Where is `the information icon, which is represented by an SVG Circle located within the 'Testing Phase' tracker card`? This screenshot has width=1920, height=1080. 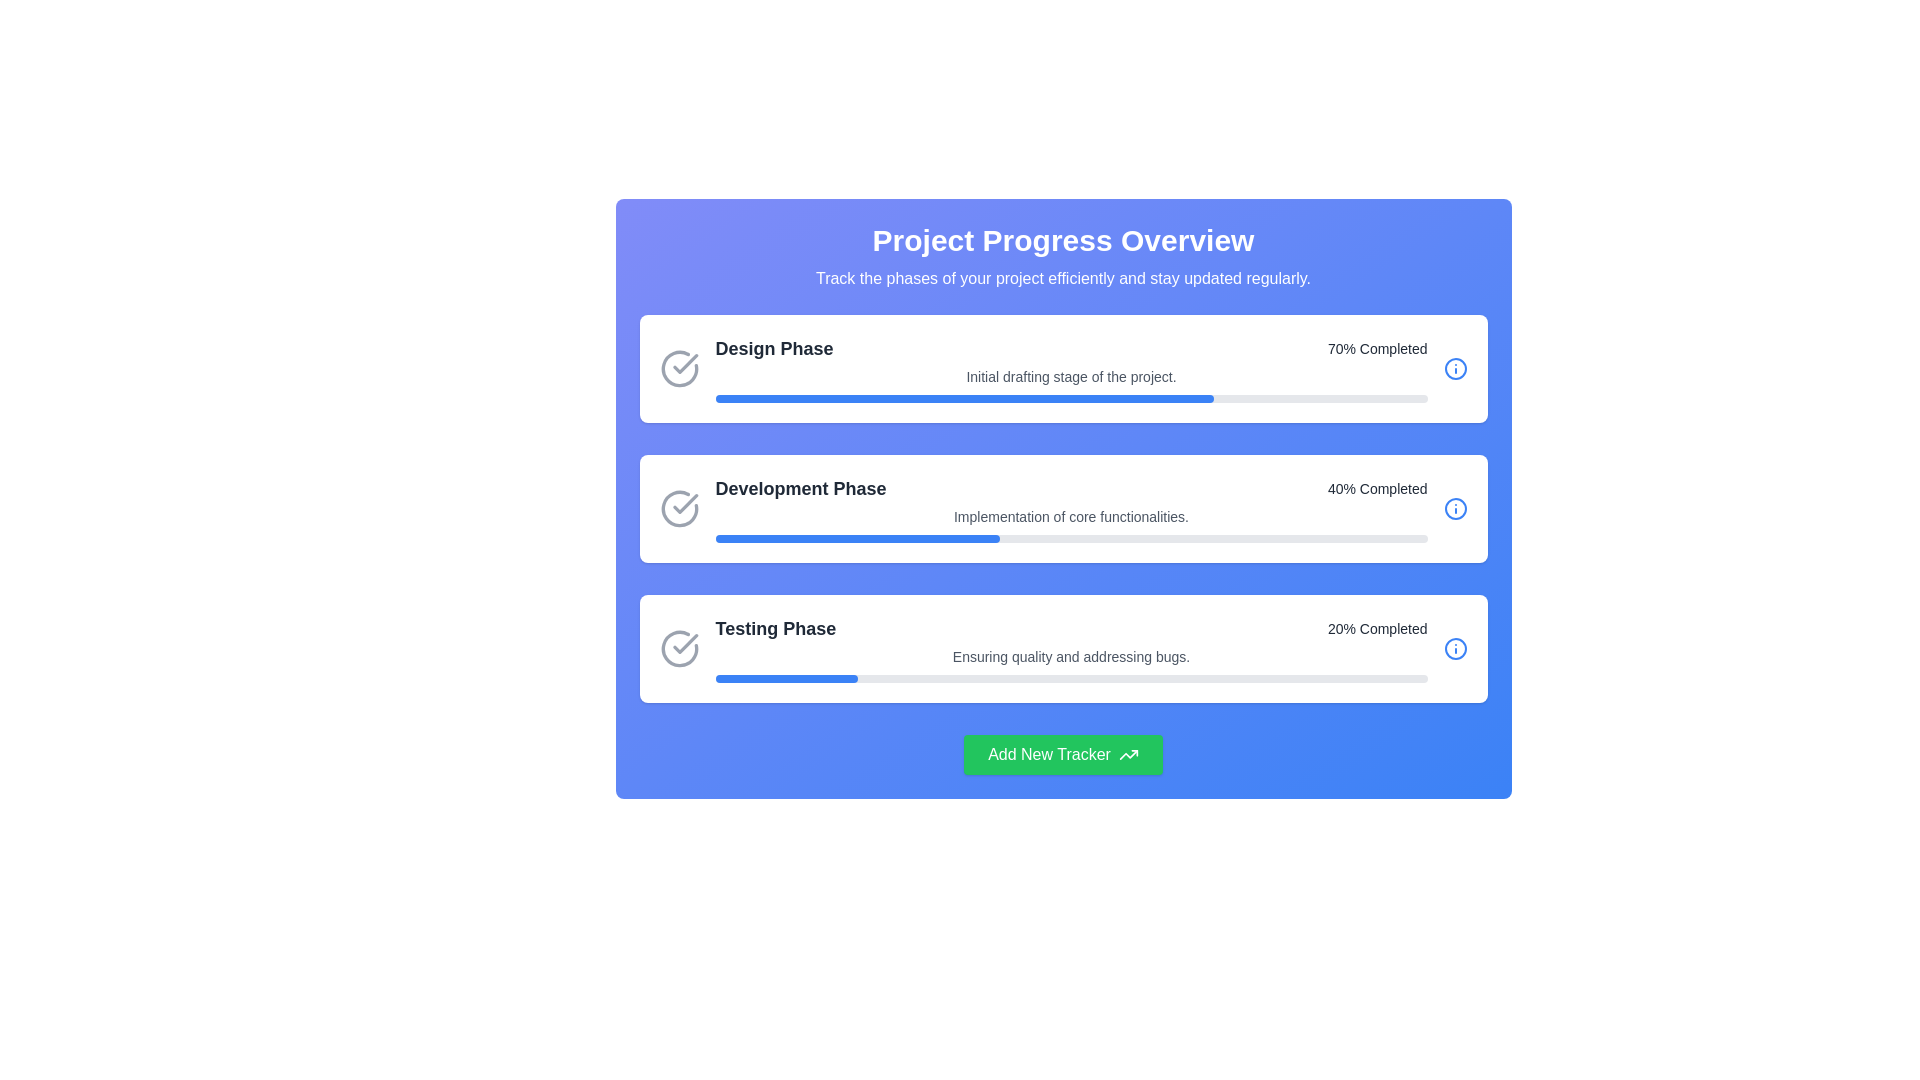
the information icon, which is represented by an SVG Circle located within the 'Testing Phase' tracker card is located at coordinates (1455, 648).